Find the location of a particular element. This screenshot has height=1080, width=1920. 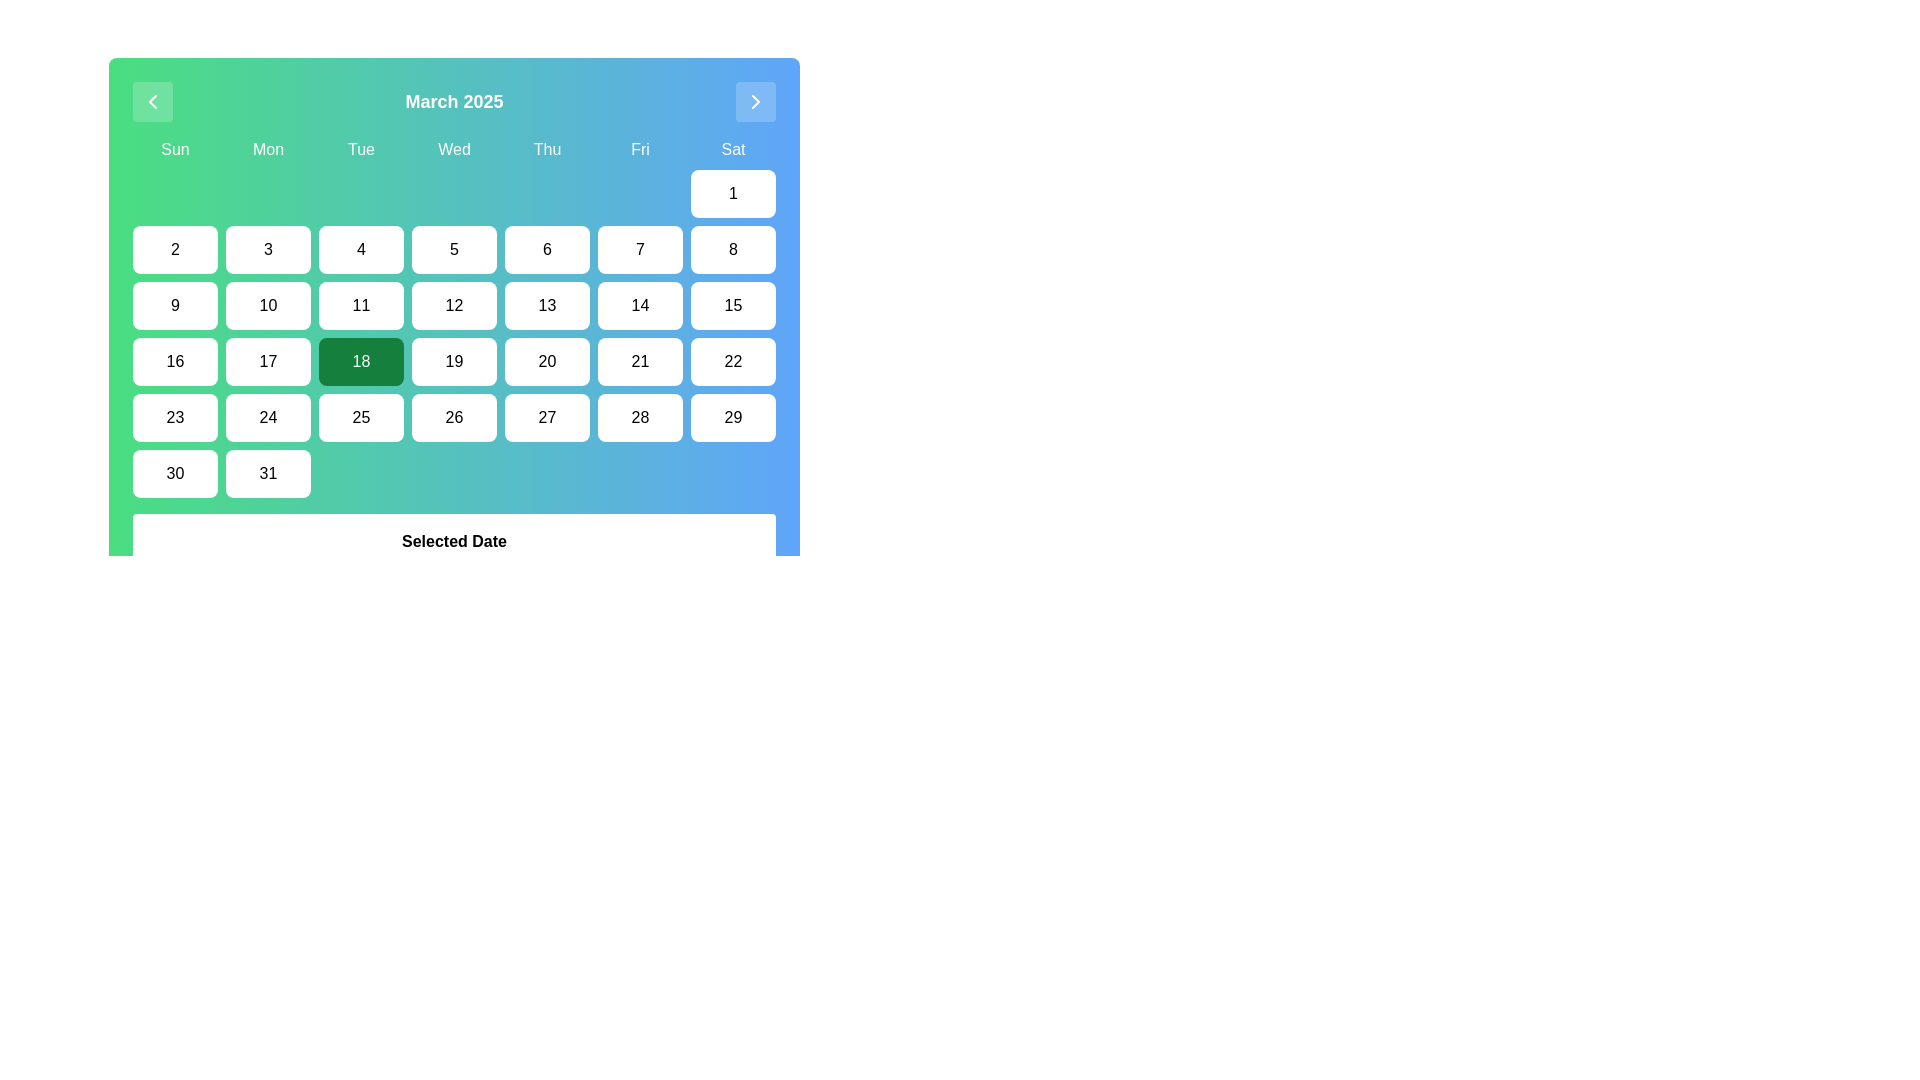

the calendar day cell for the 25th of March 2025 is located at coordinates (361, 416).